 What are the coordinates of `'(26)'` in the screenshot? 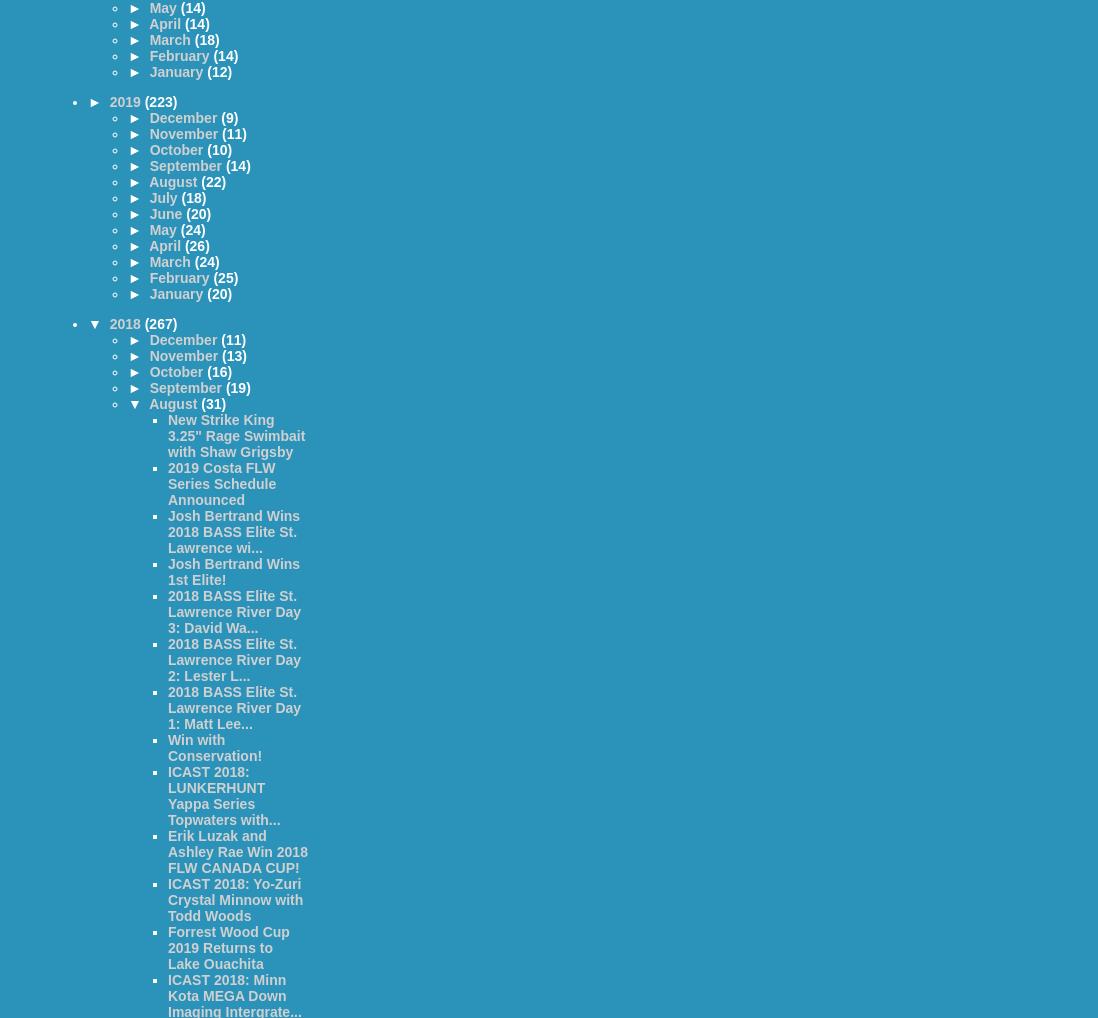 It's located at (195, 245).